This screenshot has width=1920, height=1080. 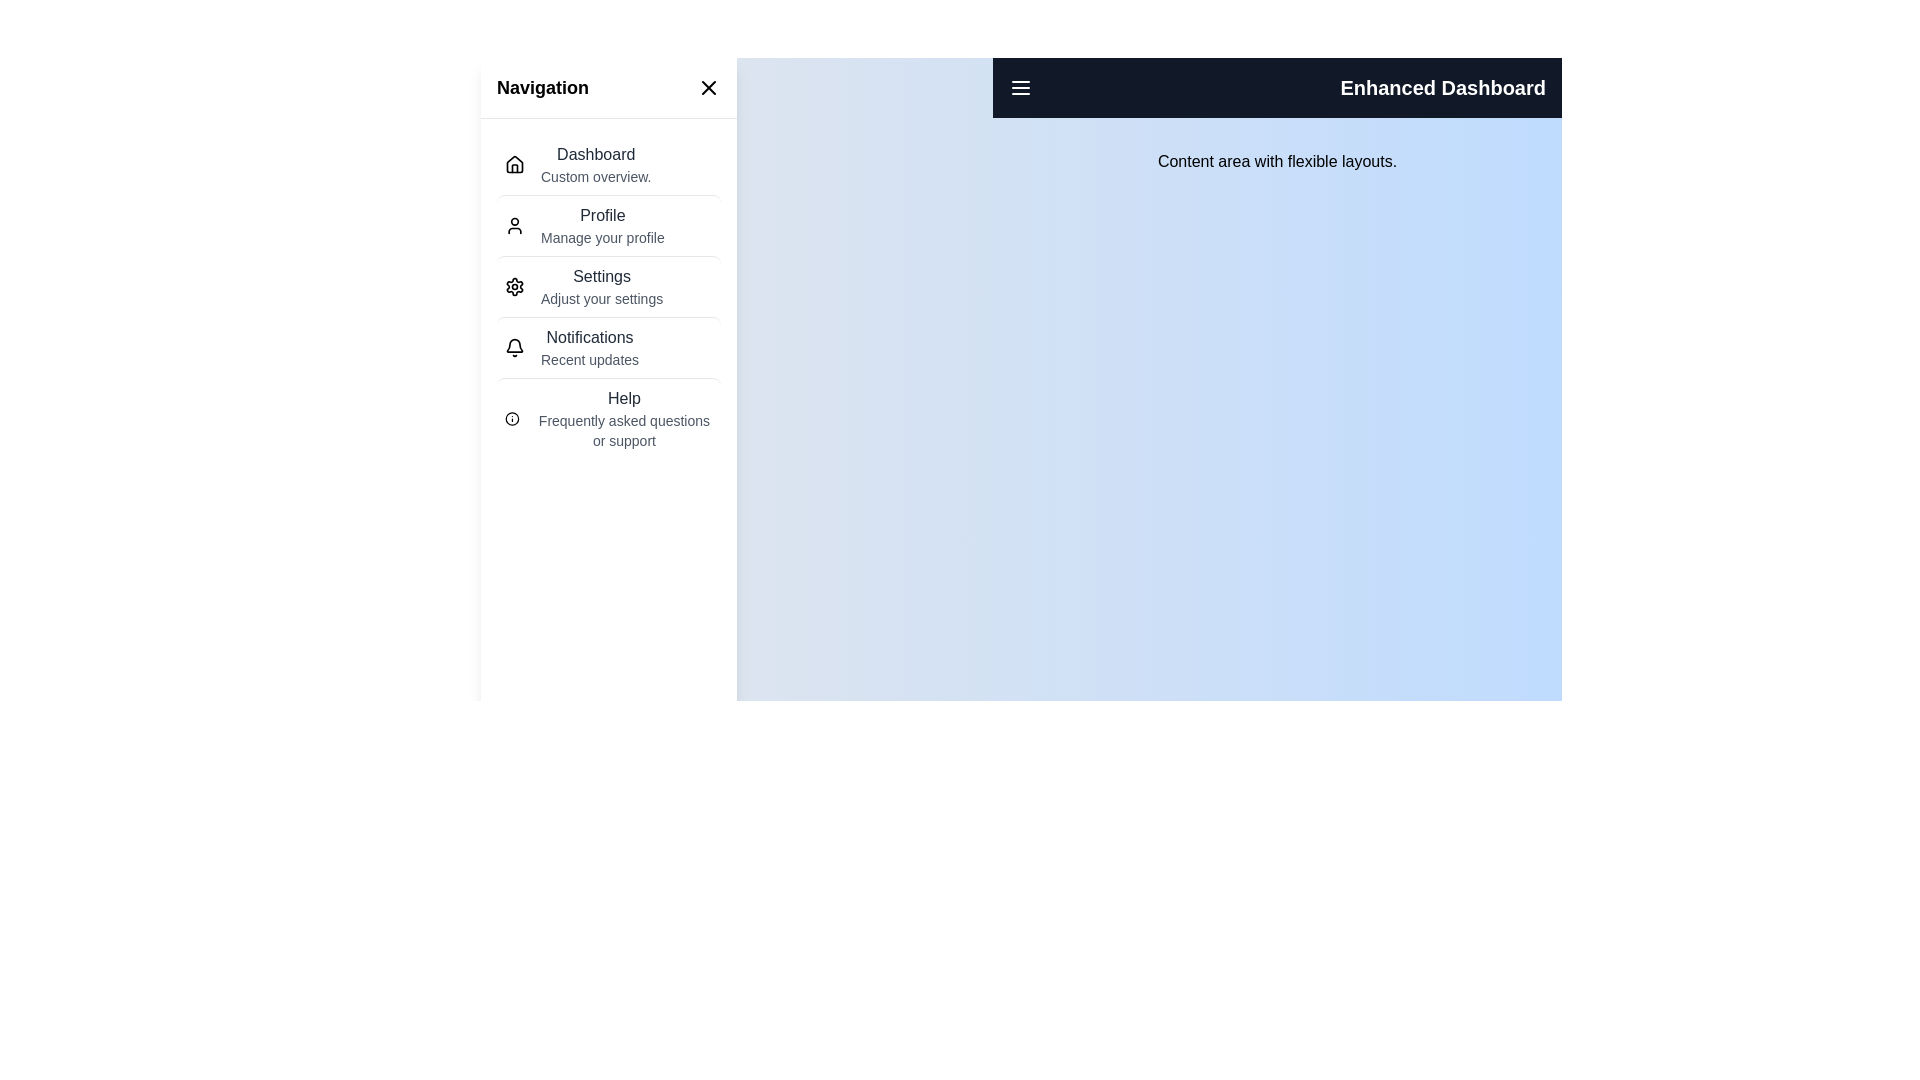 What do you see at coordinates (514, 163) in the screenshot?
I see `the house icon in the navigation menu, which is the upper portion of a composite house icon located at the top left alongside the label 'Dashboard'` at bounding box center [514, 163].